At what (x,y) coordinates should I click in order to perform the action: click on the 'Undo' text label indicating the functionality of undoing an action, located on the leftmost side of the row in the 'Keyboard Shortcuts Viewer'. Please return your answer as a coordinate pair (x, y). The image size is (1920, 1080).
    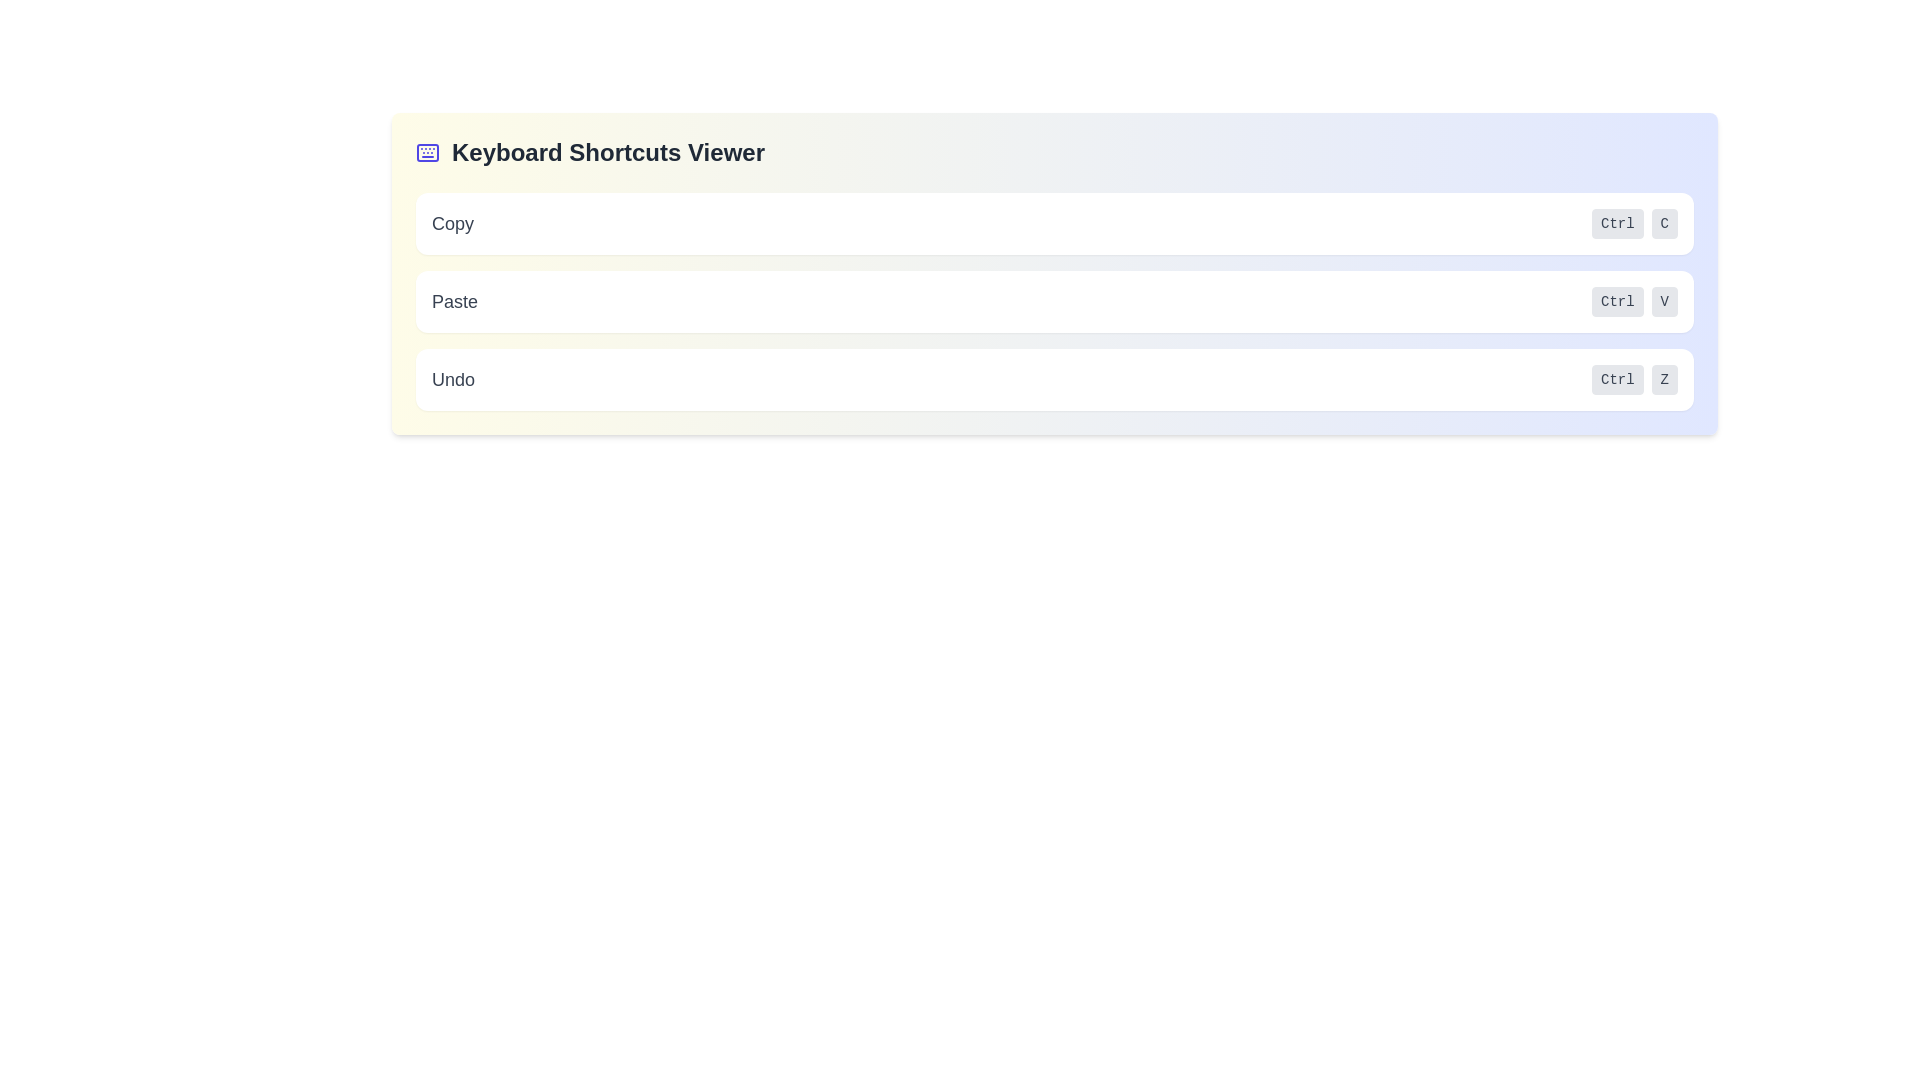
    Looking at the image, I should click on (452, 380).